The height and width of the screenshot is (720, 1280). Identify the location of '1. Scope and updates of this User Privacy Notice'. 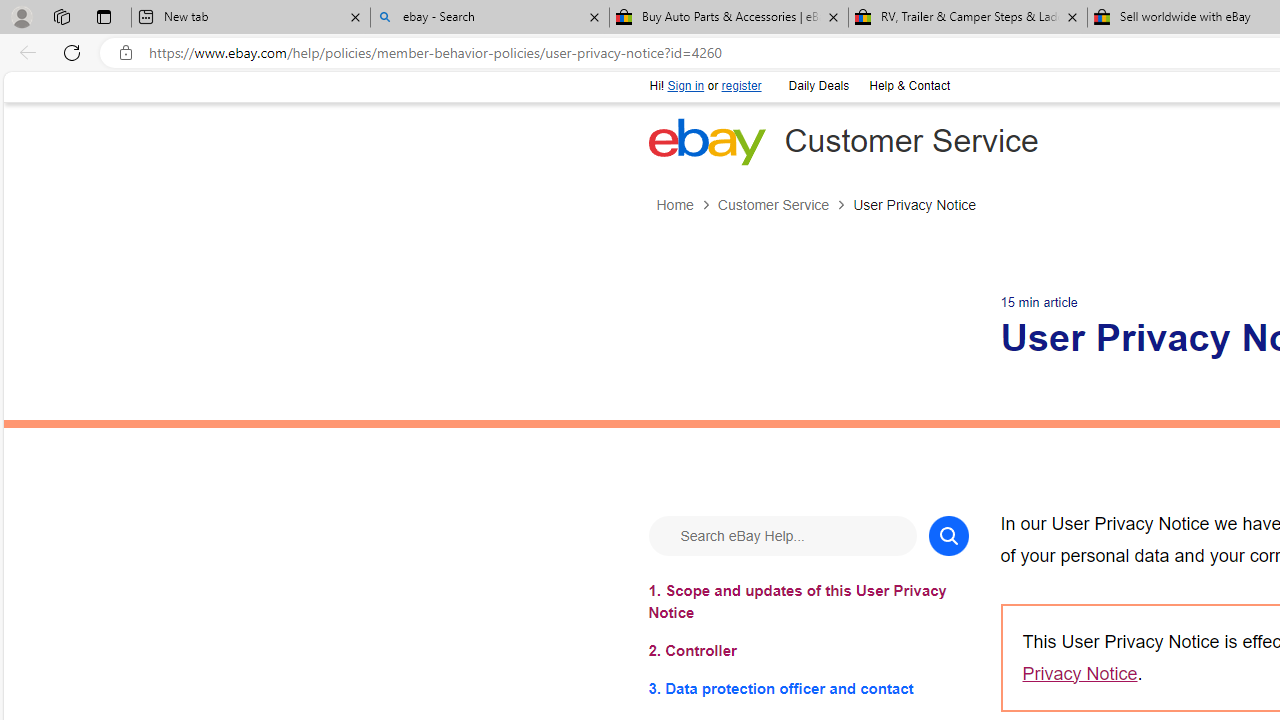
(808, 600).